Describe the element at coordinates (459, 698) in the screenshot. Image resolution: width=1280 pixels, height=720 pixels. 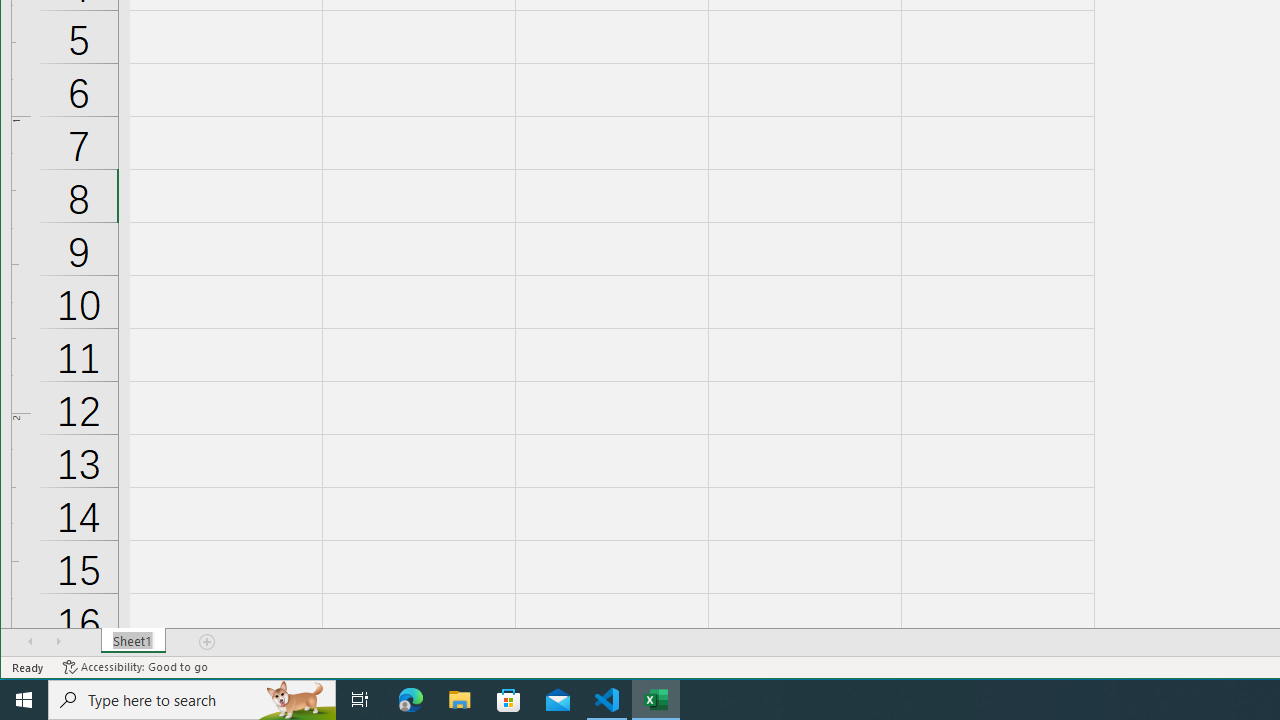
I see `'File Explorer'` at that location.